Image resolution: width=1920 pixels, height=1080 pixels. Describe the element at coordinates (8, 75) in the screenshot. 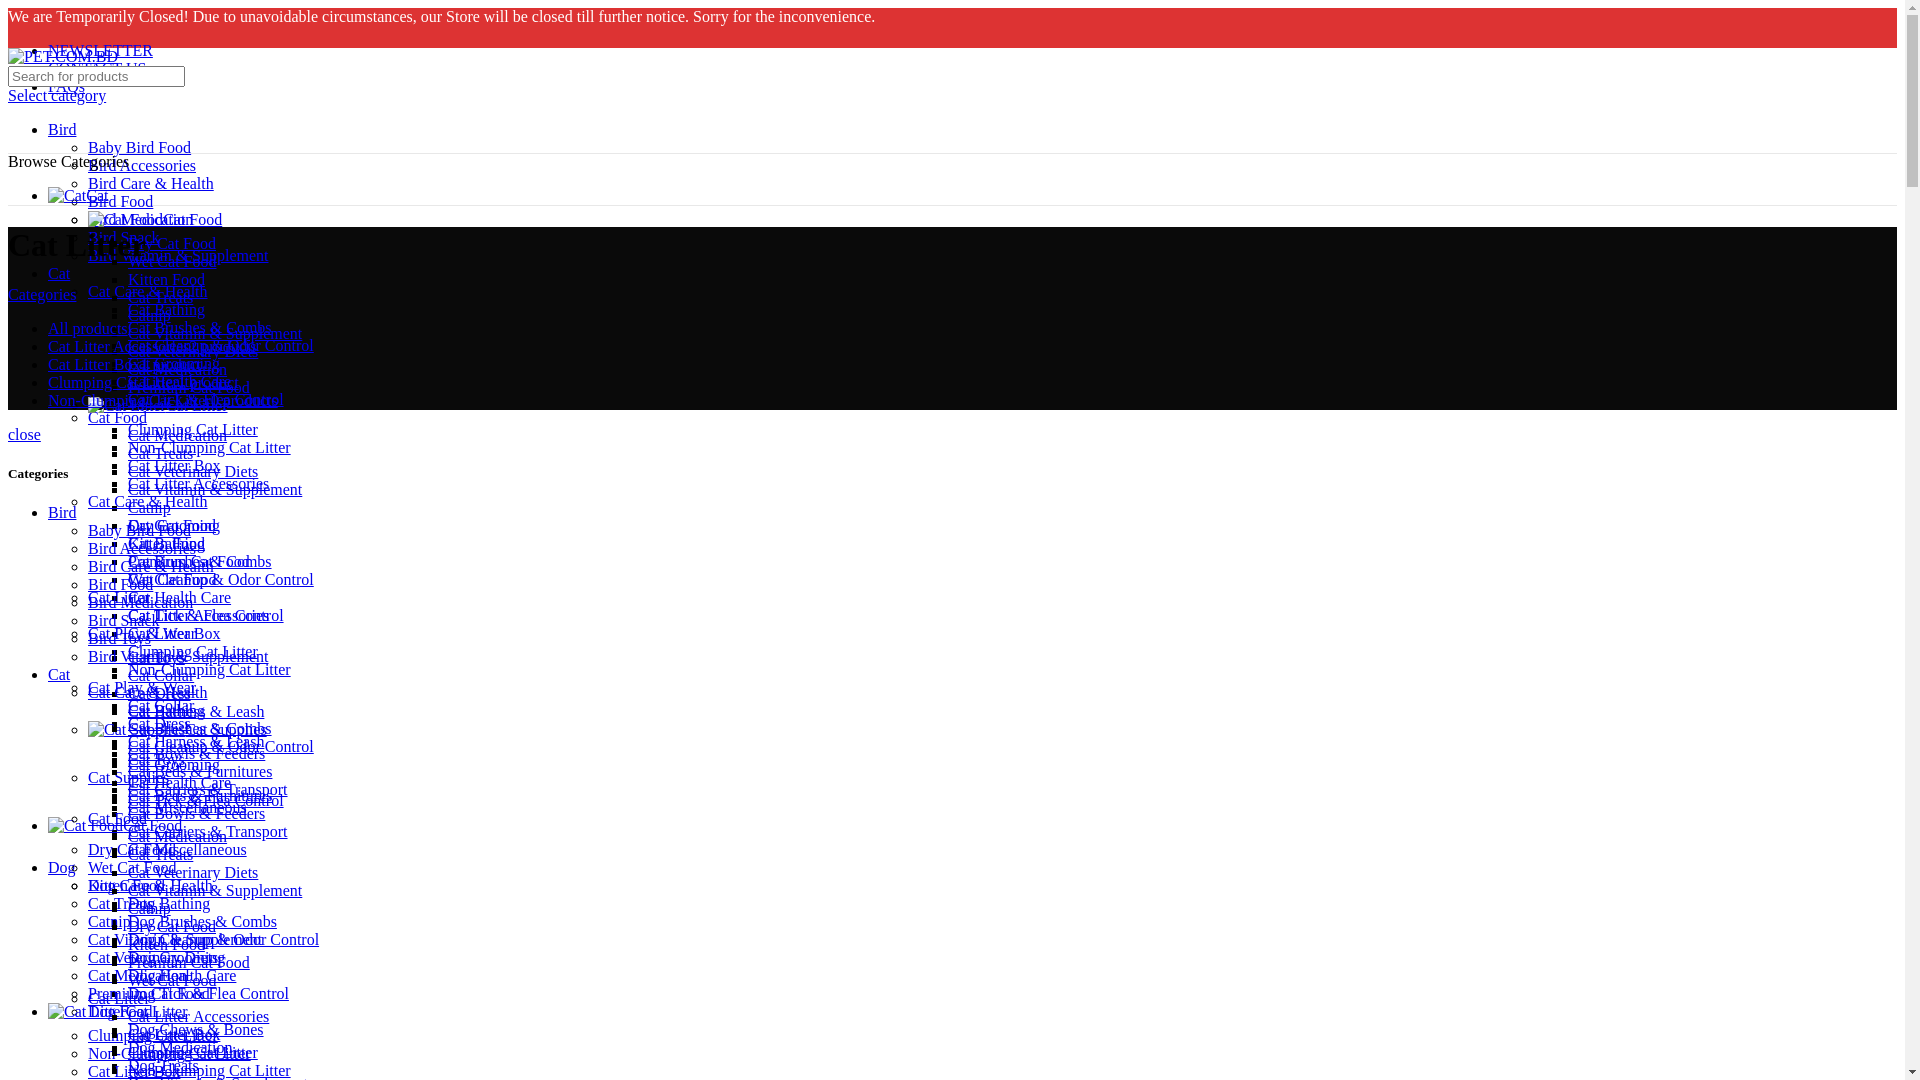

I see `'Search for products'` at that location.